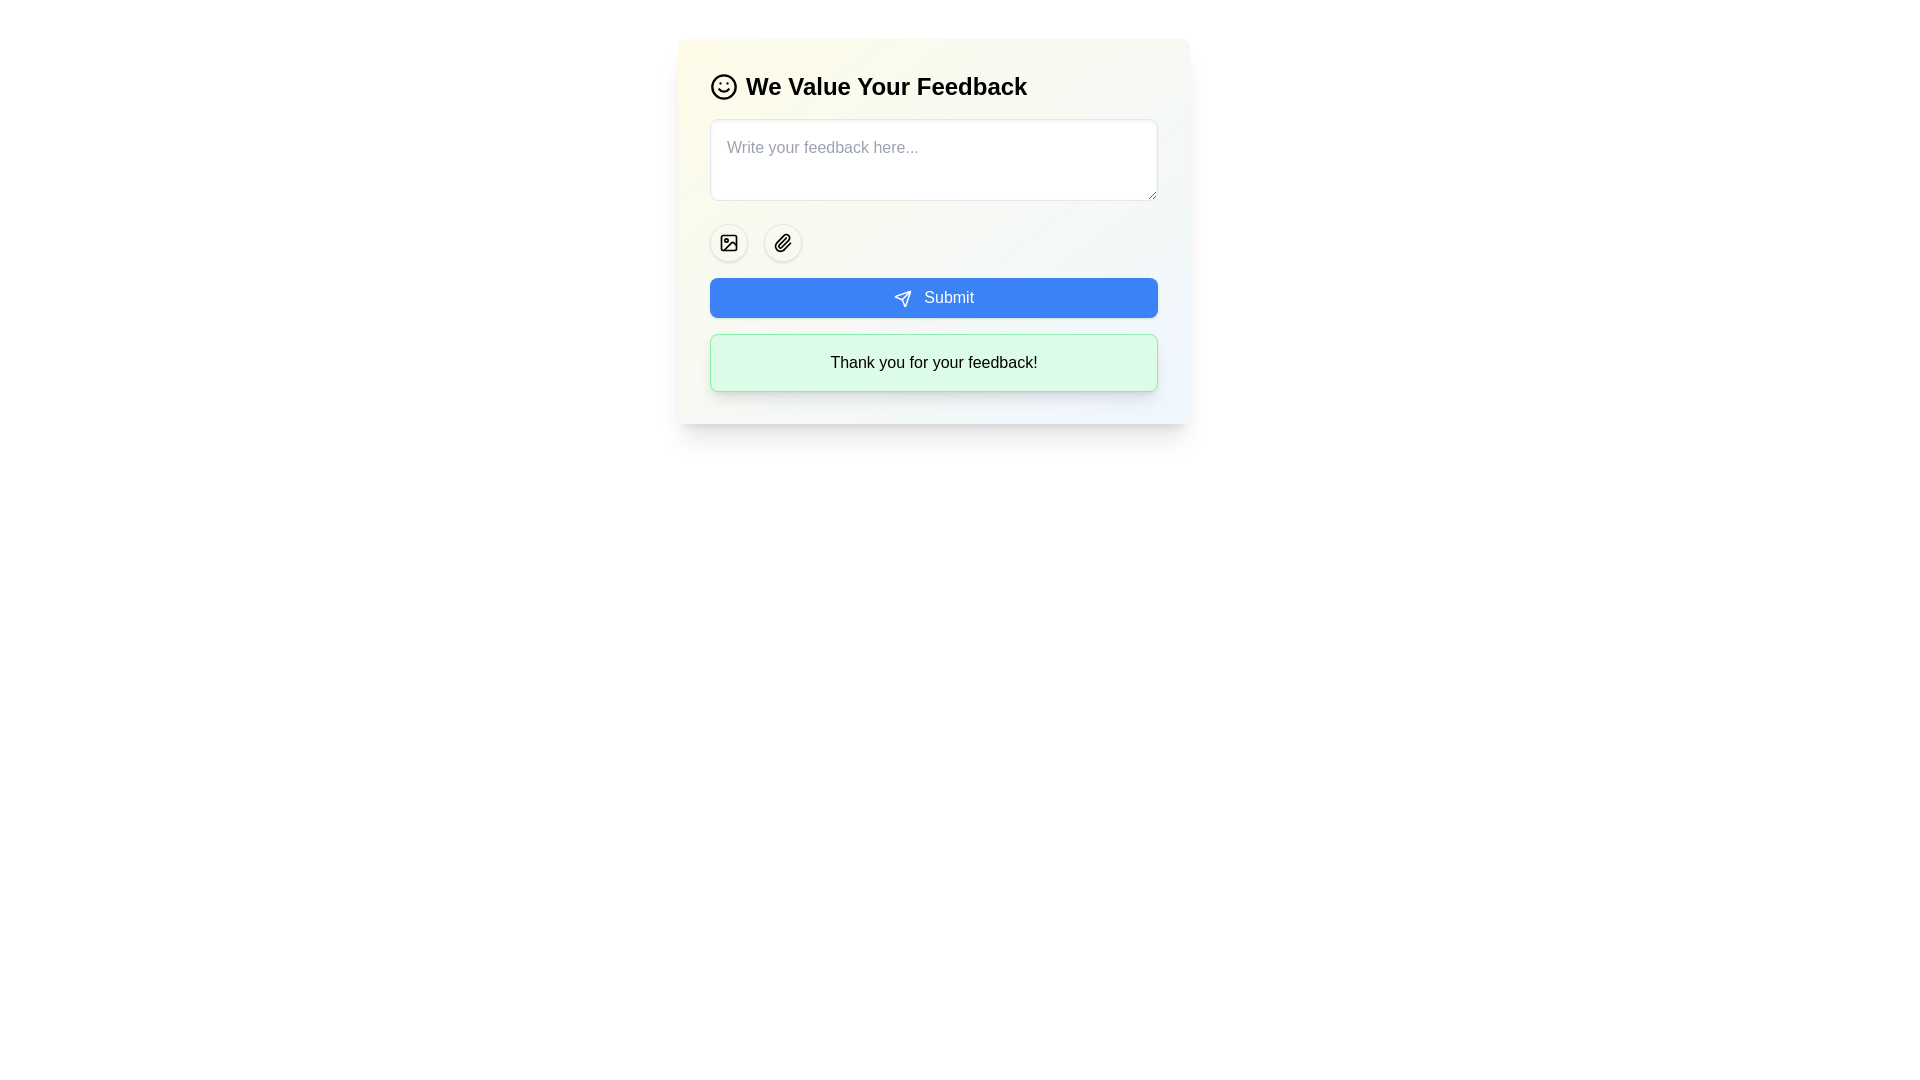  Describe the element at coordinates (933, 242) in the screenshot. I see `the attachment button in the toolbar with action buttons` at that location.